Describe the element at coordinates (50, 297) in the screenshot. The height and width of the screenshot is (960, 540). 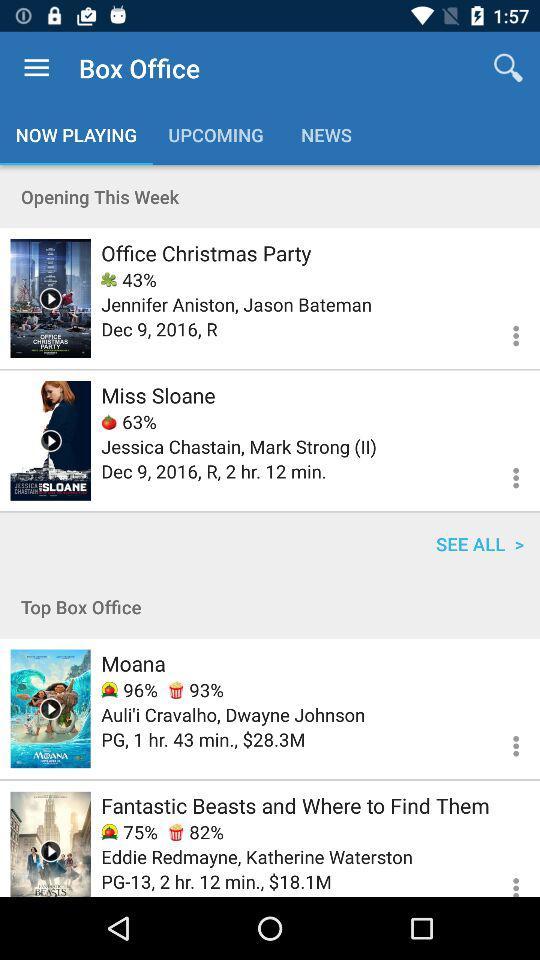
I see `watch the movie trailer` at that location.